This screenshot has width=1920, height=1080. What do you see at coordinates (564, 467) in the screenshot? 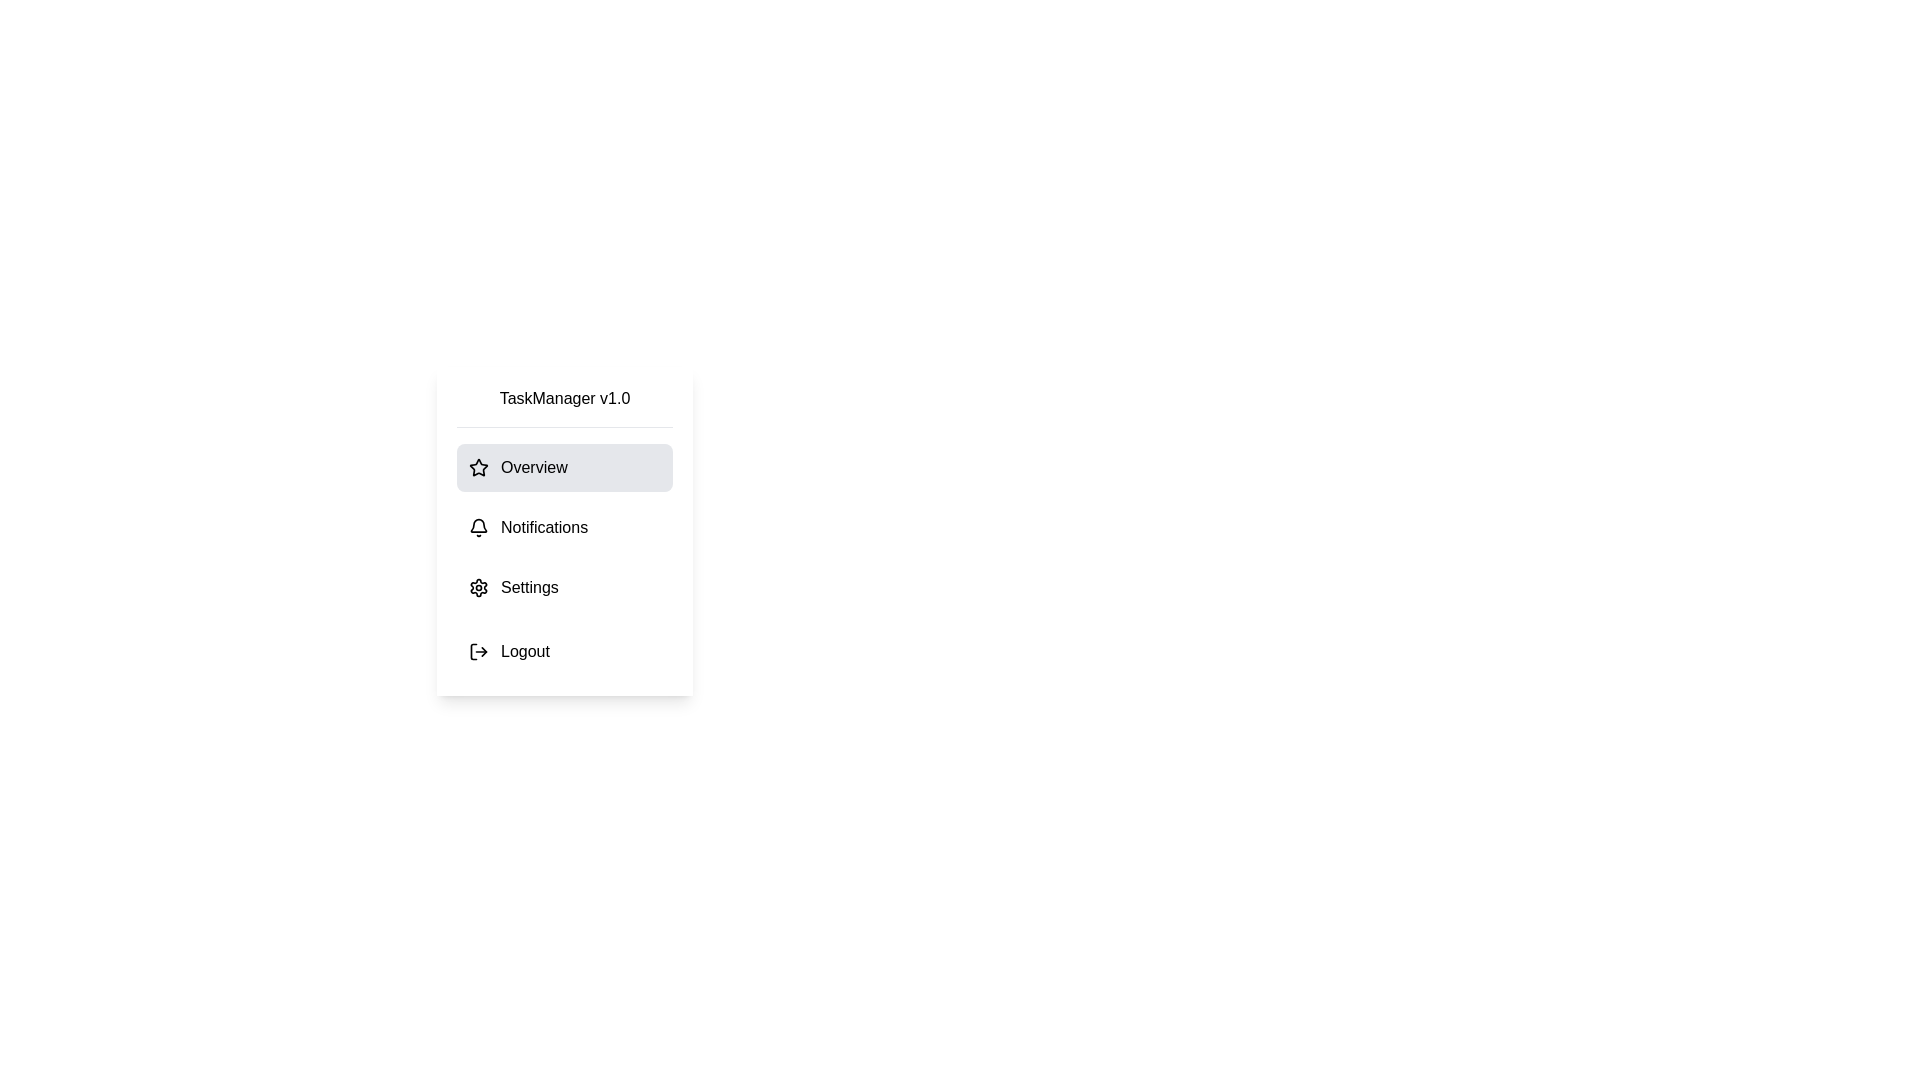
I see `the 'Overview' button, which is a rectangular button with a light gray background and rounded corners, containing black text and a star-shaped icon, positioned in the sidebar below the header 'TaskManager v1.0'` at bounding box center [564, 467].